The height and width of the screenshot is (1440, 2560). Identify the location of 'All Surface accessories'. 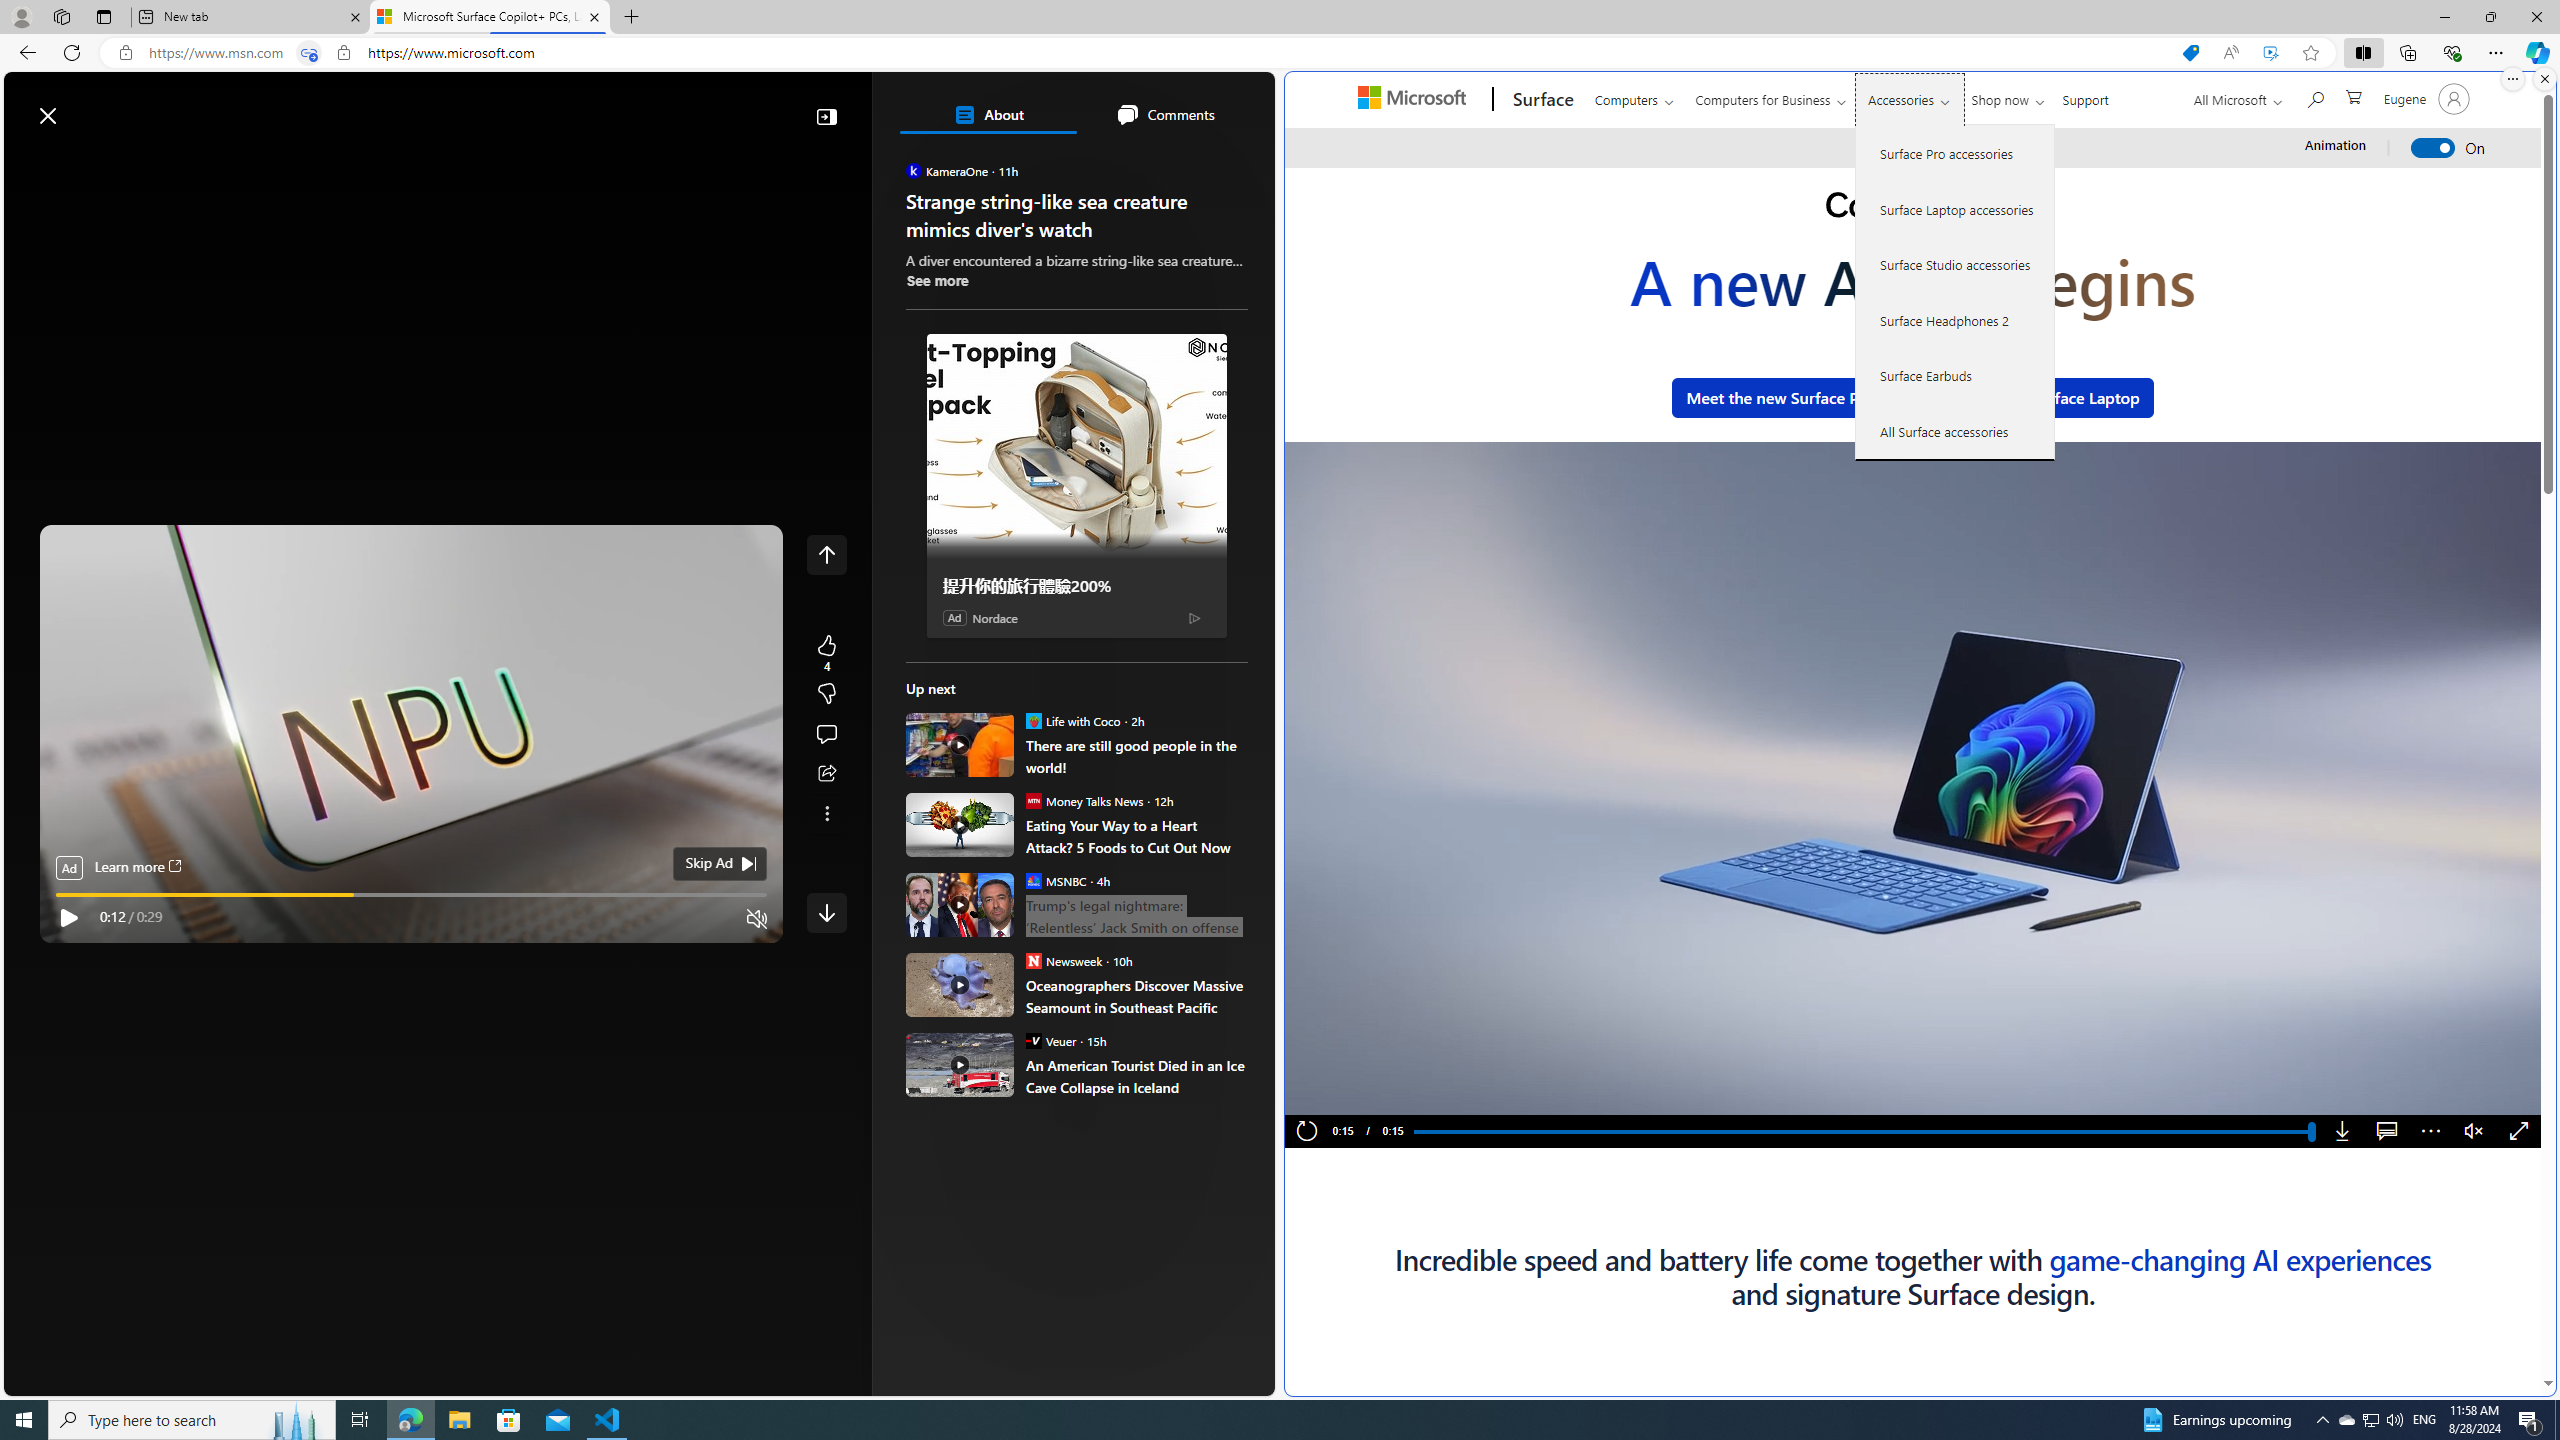
(1954, 430).